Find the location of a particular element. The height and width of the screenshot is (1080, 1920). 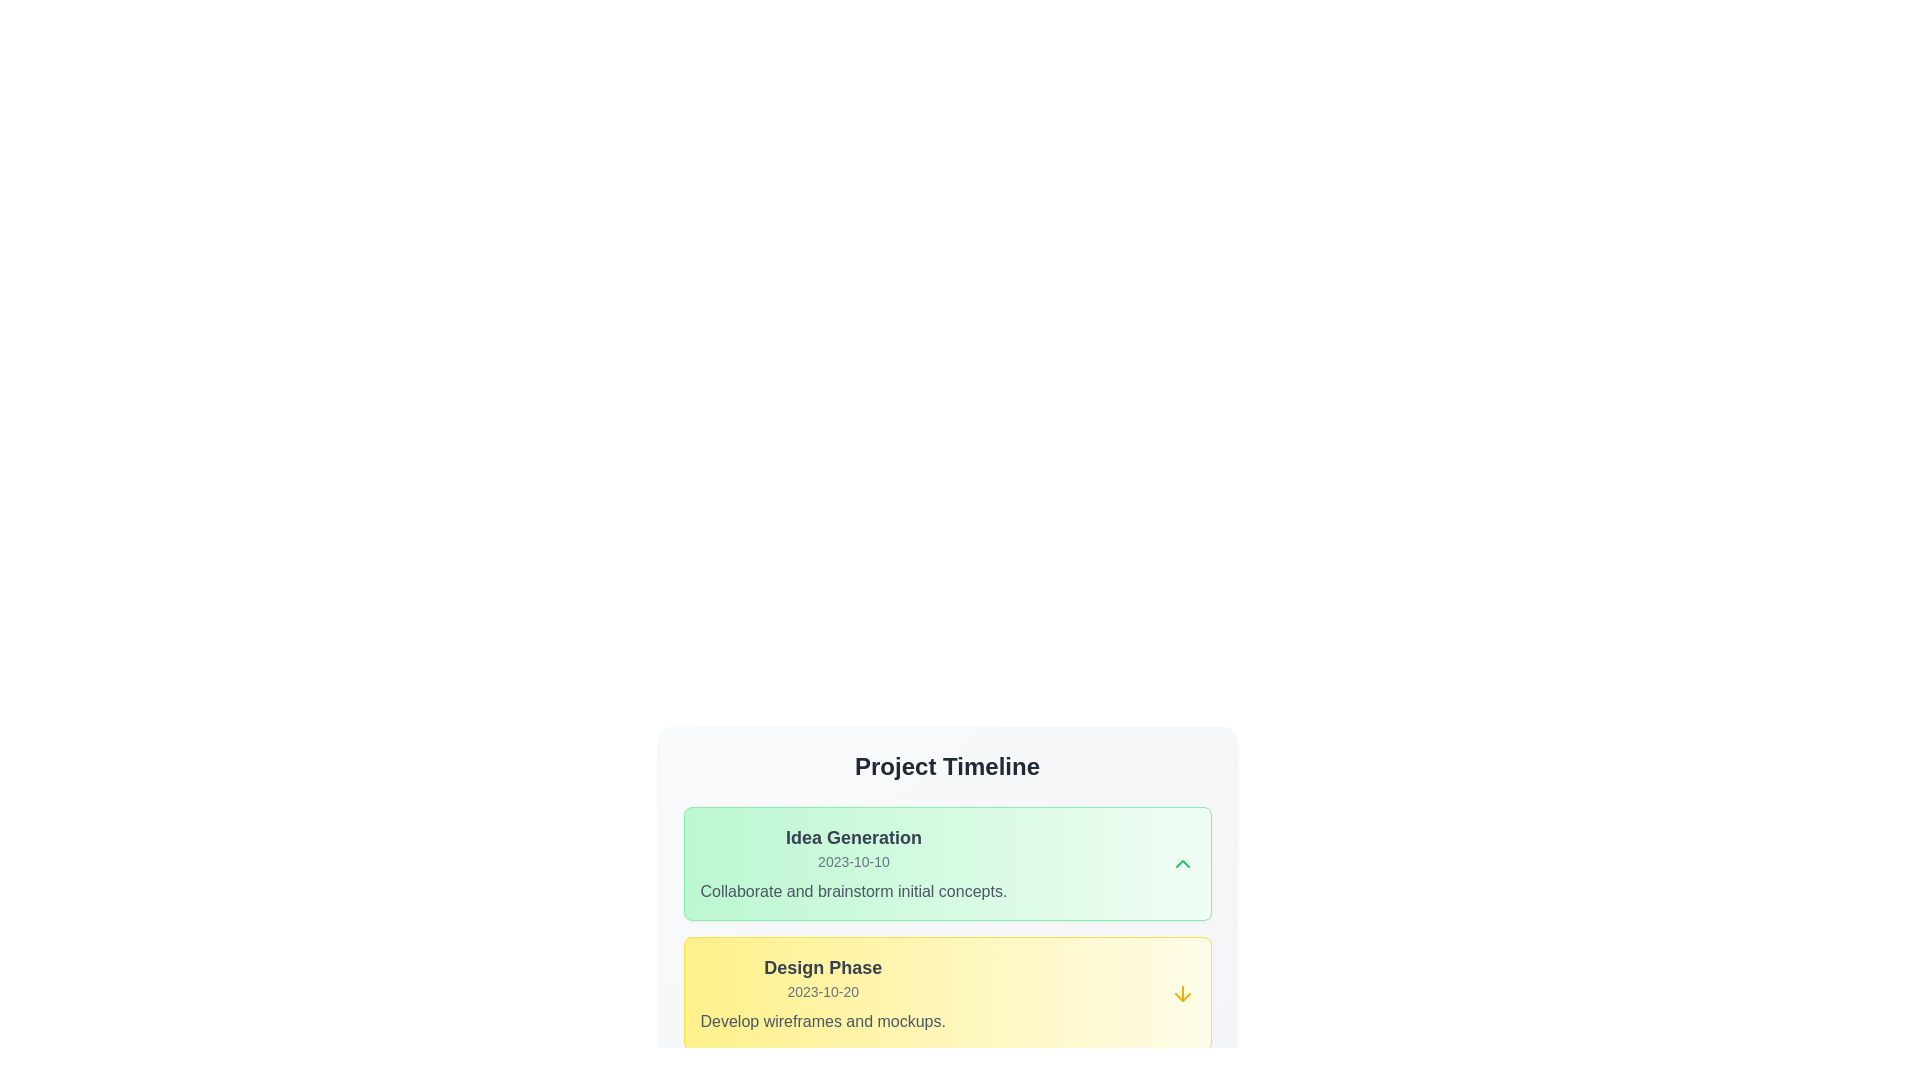

the icon located to the far right within the 'Design Phase' section of the Project Timeline card is located at coordinates (1182, 994).